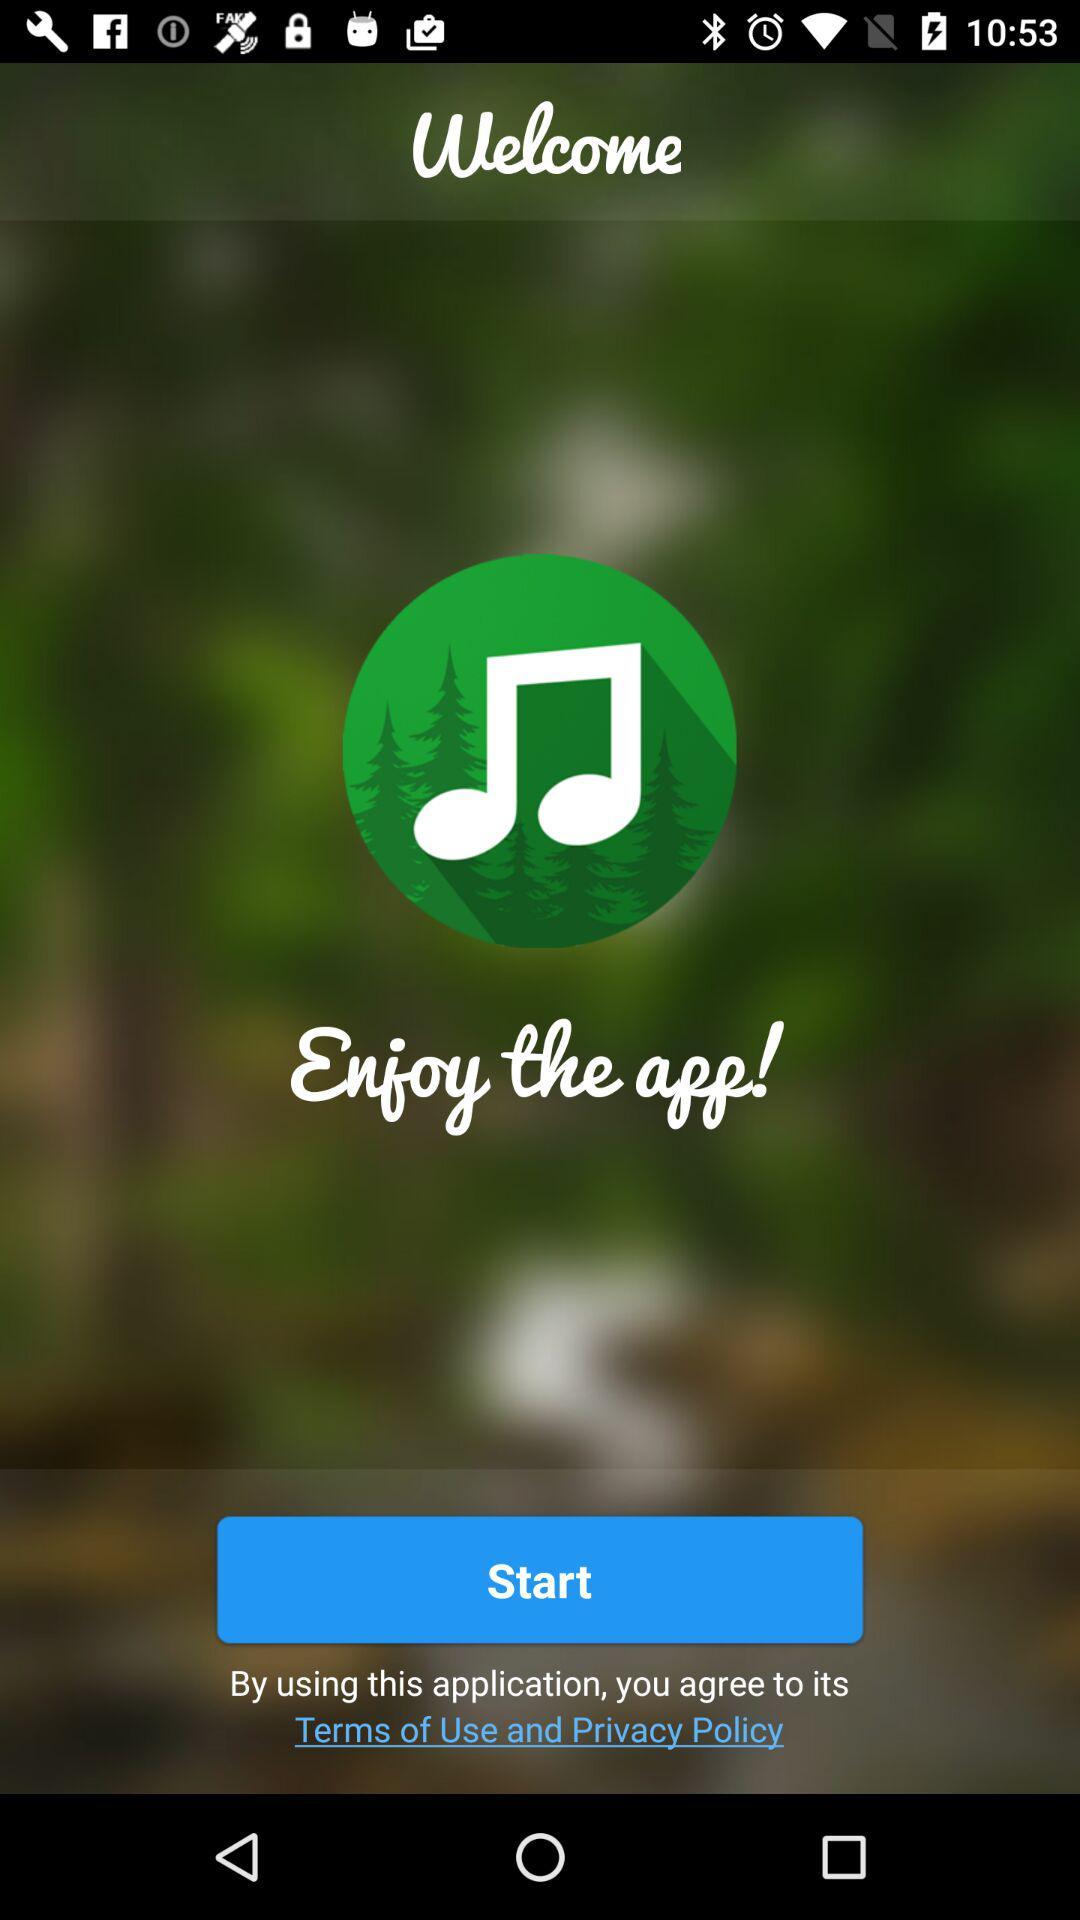 This screenshot has height=1920, width=1080. What do you see at coordinates (538, 1578) in the screenshot?
I see `icon above the by using this` at bounding box center [538, 1578].